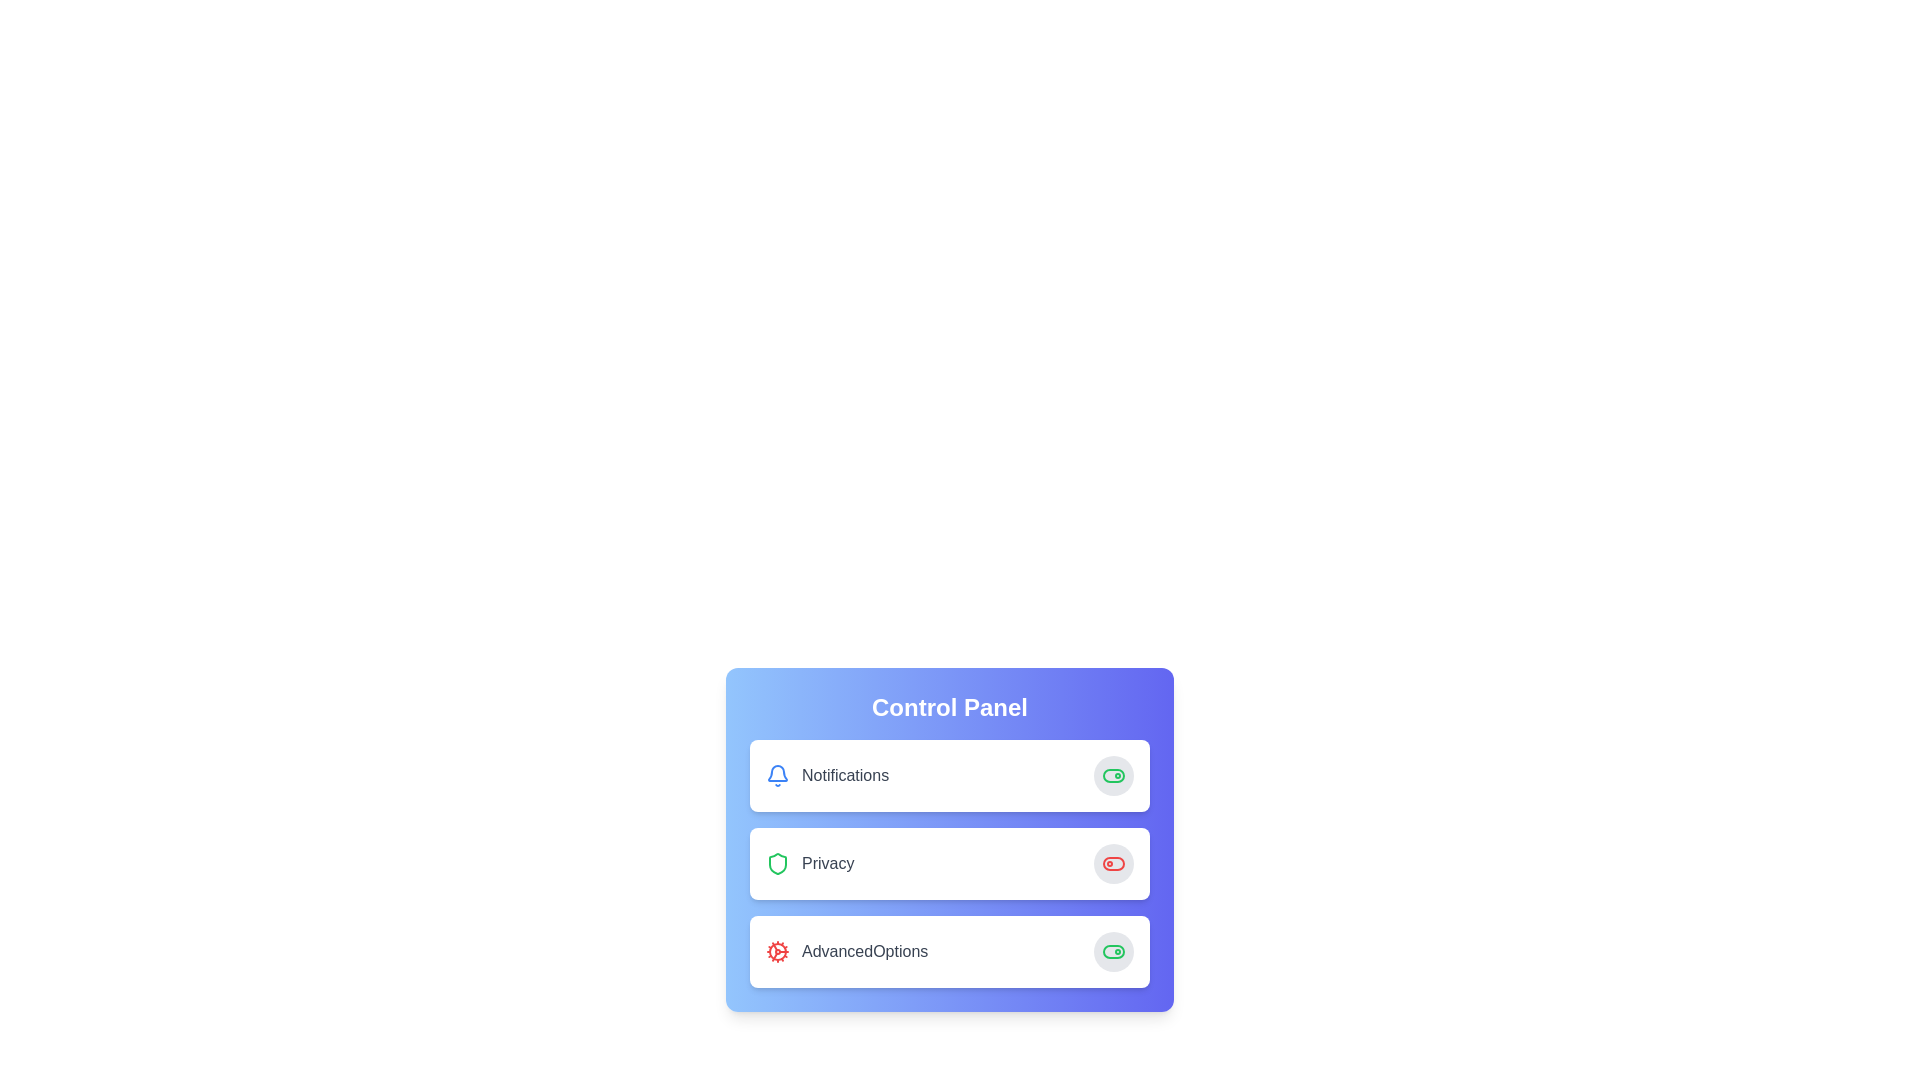 The image size is (1920, 1080). What do you see at coordinates (949, 774) in the screenshot?
I see `the topmost card in the vertically stacked group of notification settings cards, which contains an interactive toggle for notifications` at bounding box center [949, 774].